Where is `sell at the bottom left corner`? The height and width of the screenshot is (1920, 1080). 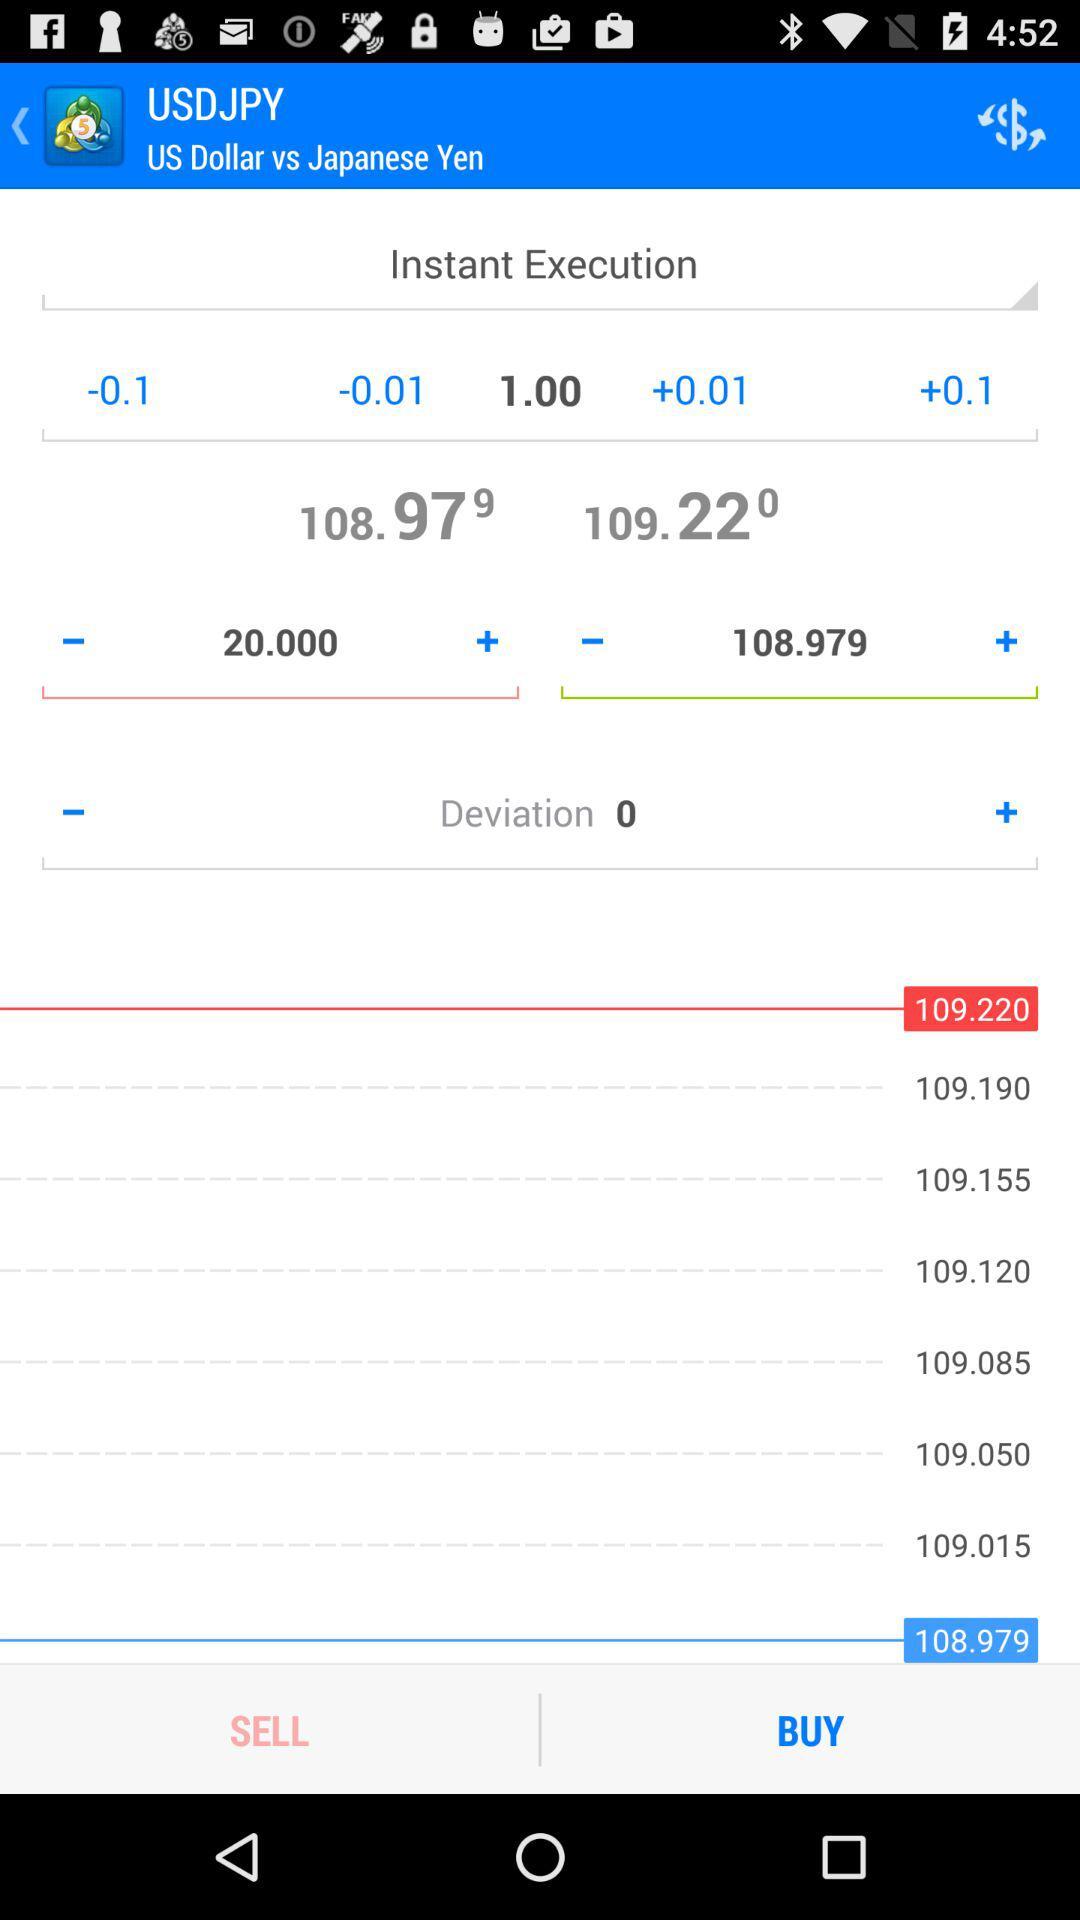
sell at the bottom left corner is located at coordinates (268, 1728).